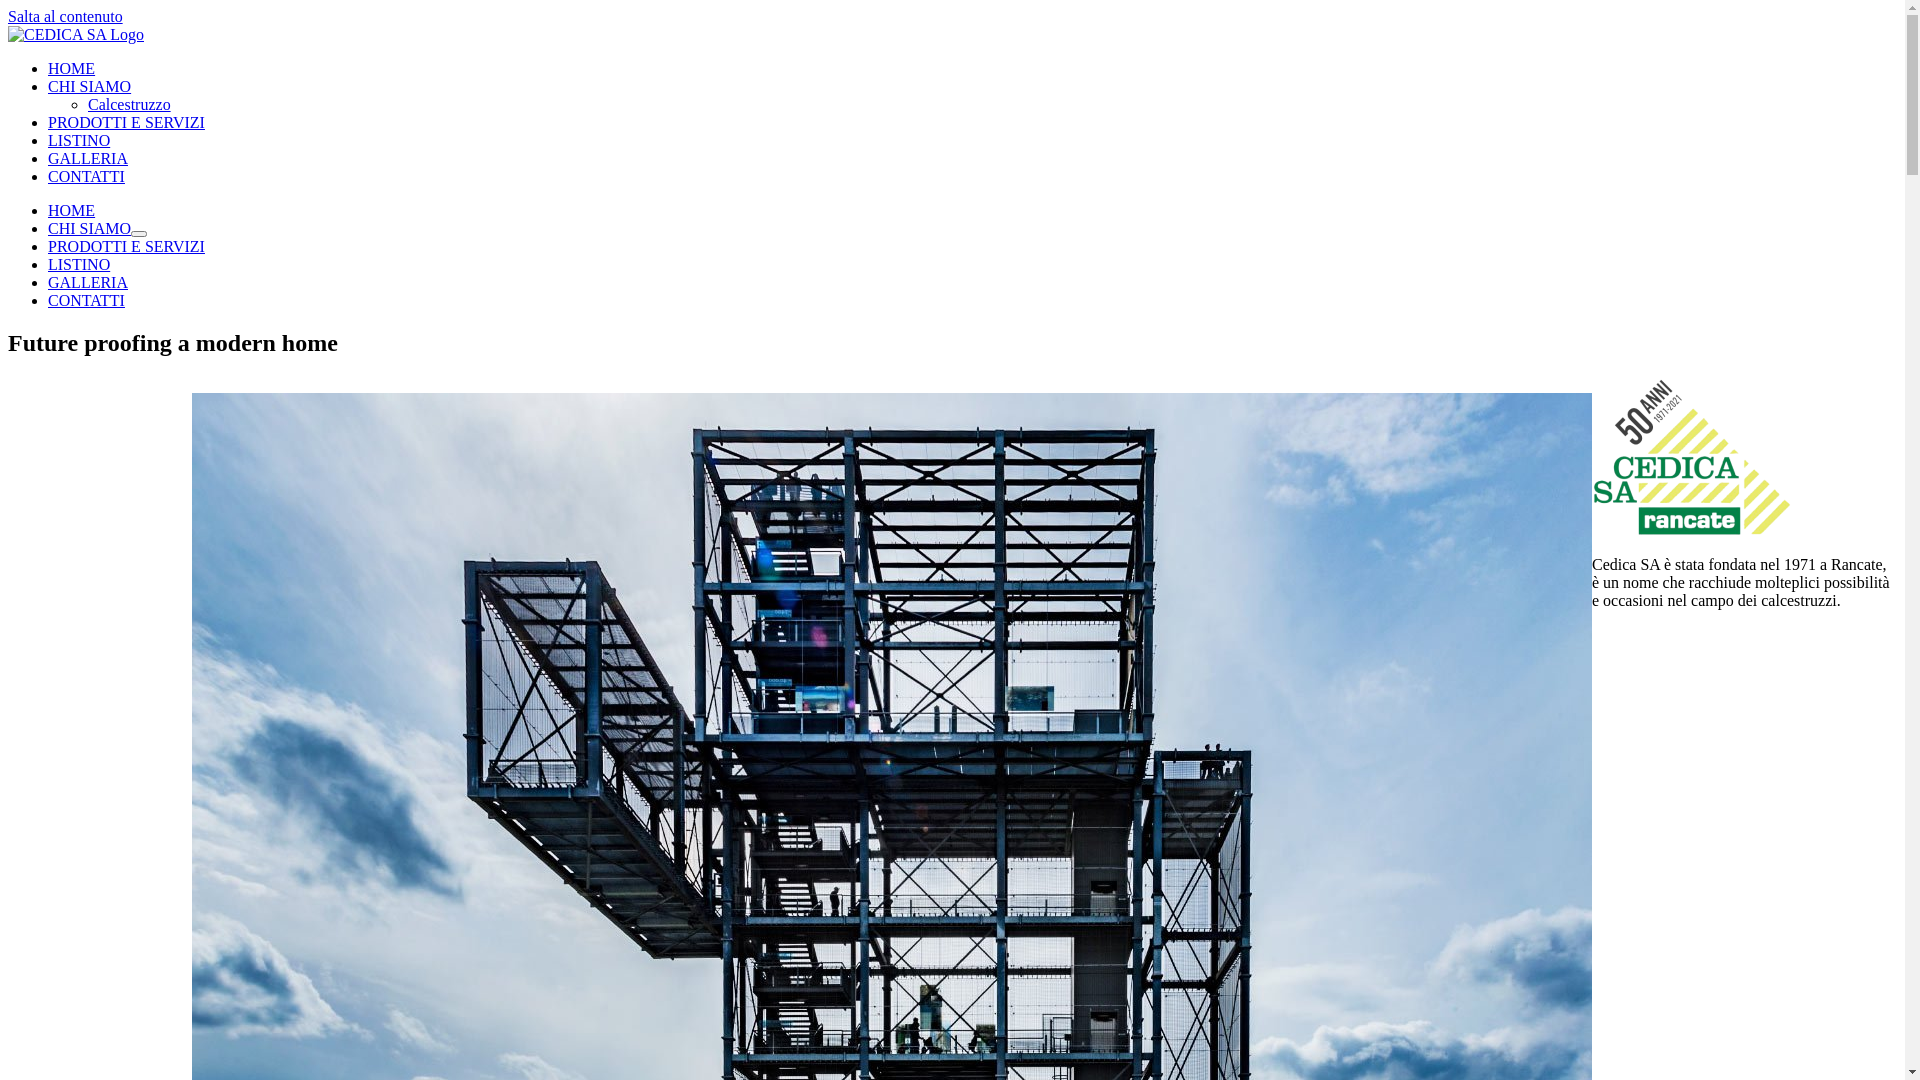  Describe the element at coordinates (48, 122) in the screenshot. I see `'PRODOTTI E SERVIZI'` at that location.